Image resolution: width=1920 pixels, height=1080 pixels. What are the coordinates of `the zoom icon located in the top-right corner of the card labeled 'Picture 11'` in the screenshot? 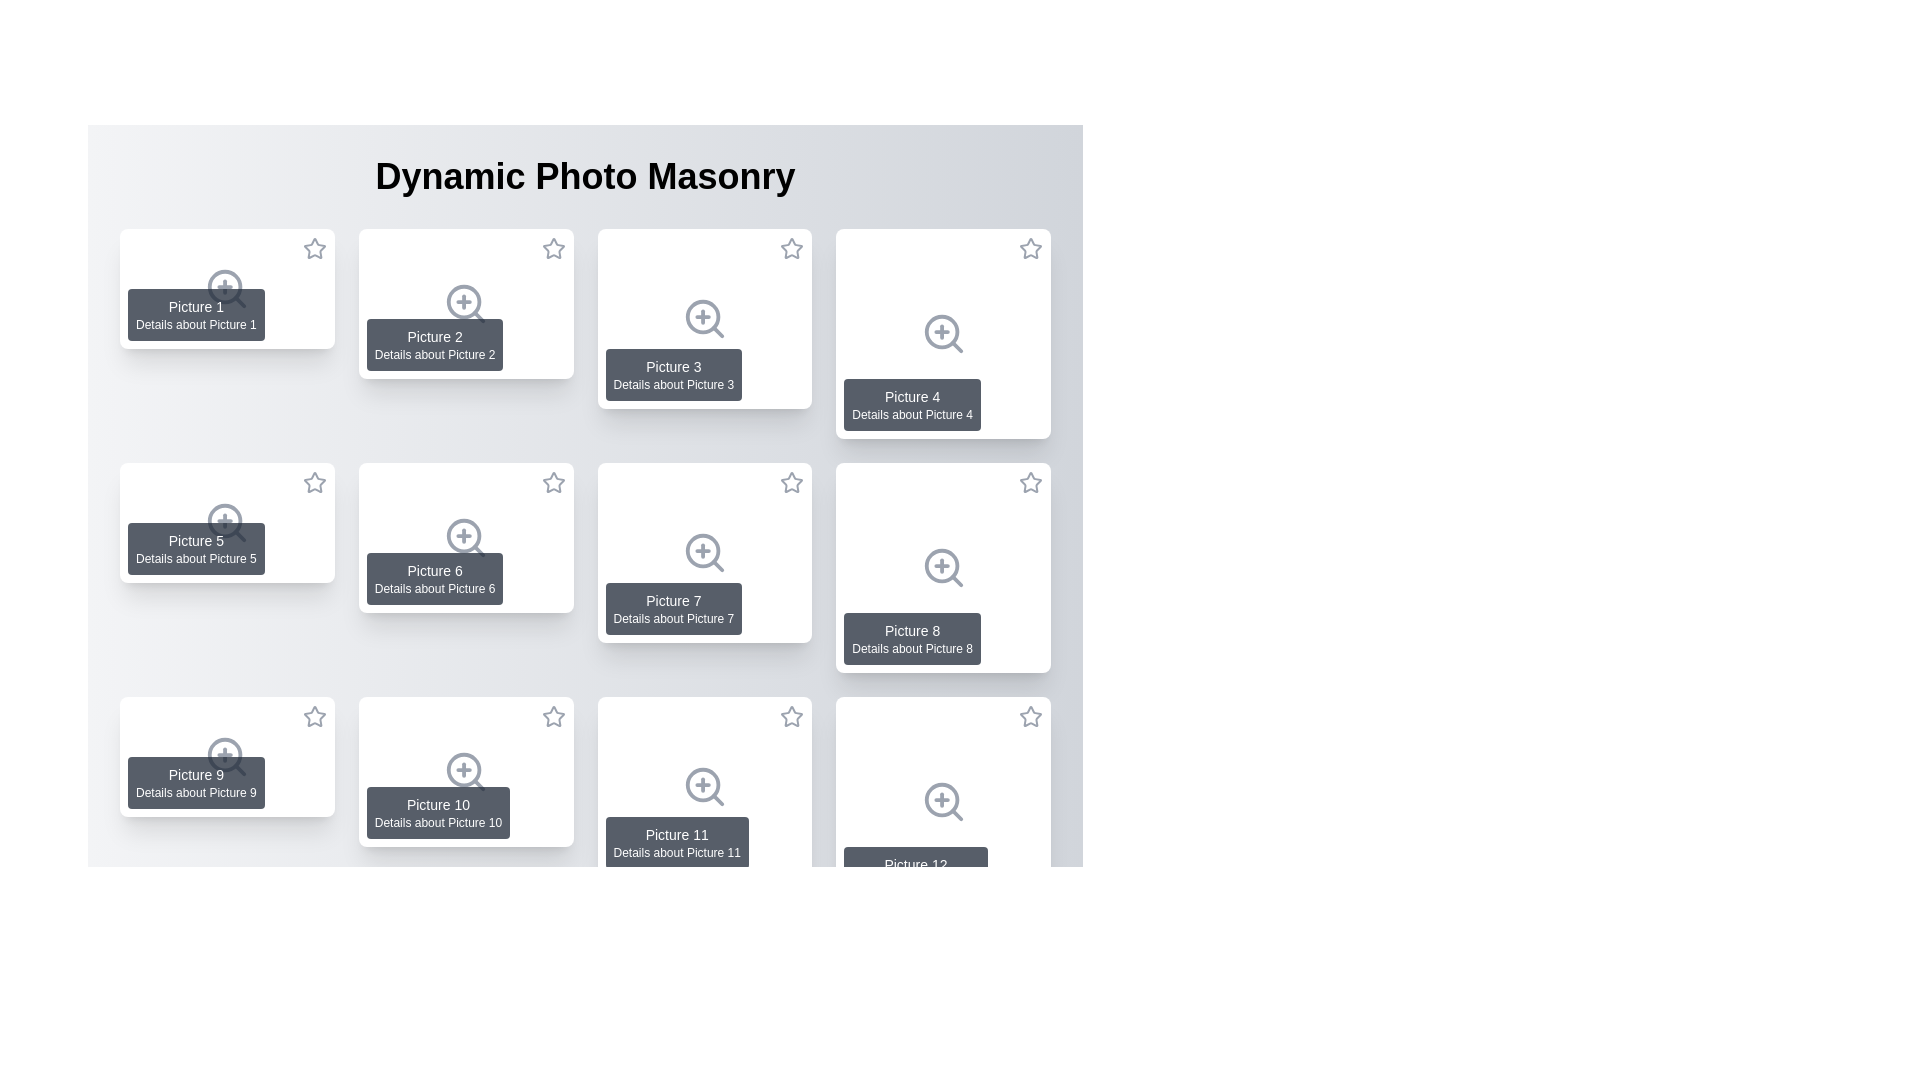 It's located at (702, 784).